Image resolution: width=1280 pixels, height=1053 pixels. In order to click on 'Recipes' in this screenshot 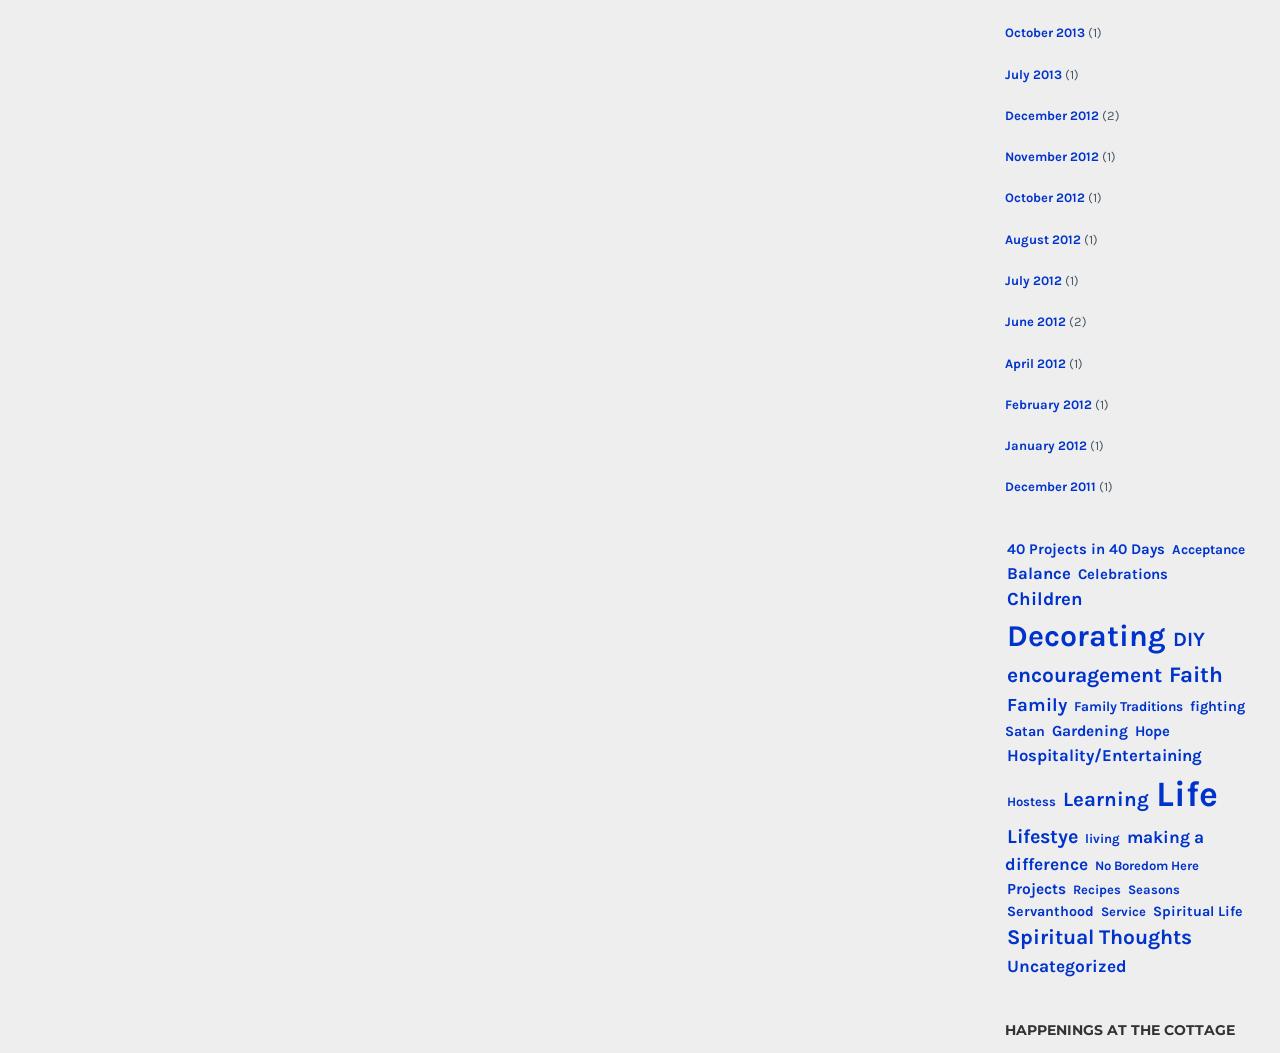, I will do `click(1094, 888)`.